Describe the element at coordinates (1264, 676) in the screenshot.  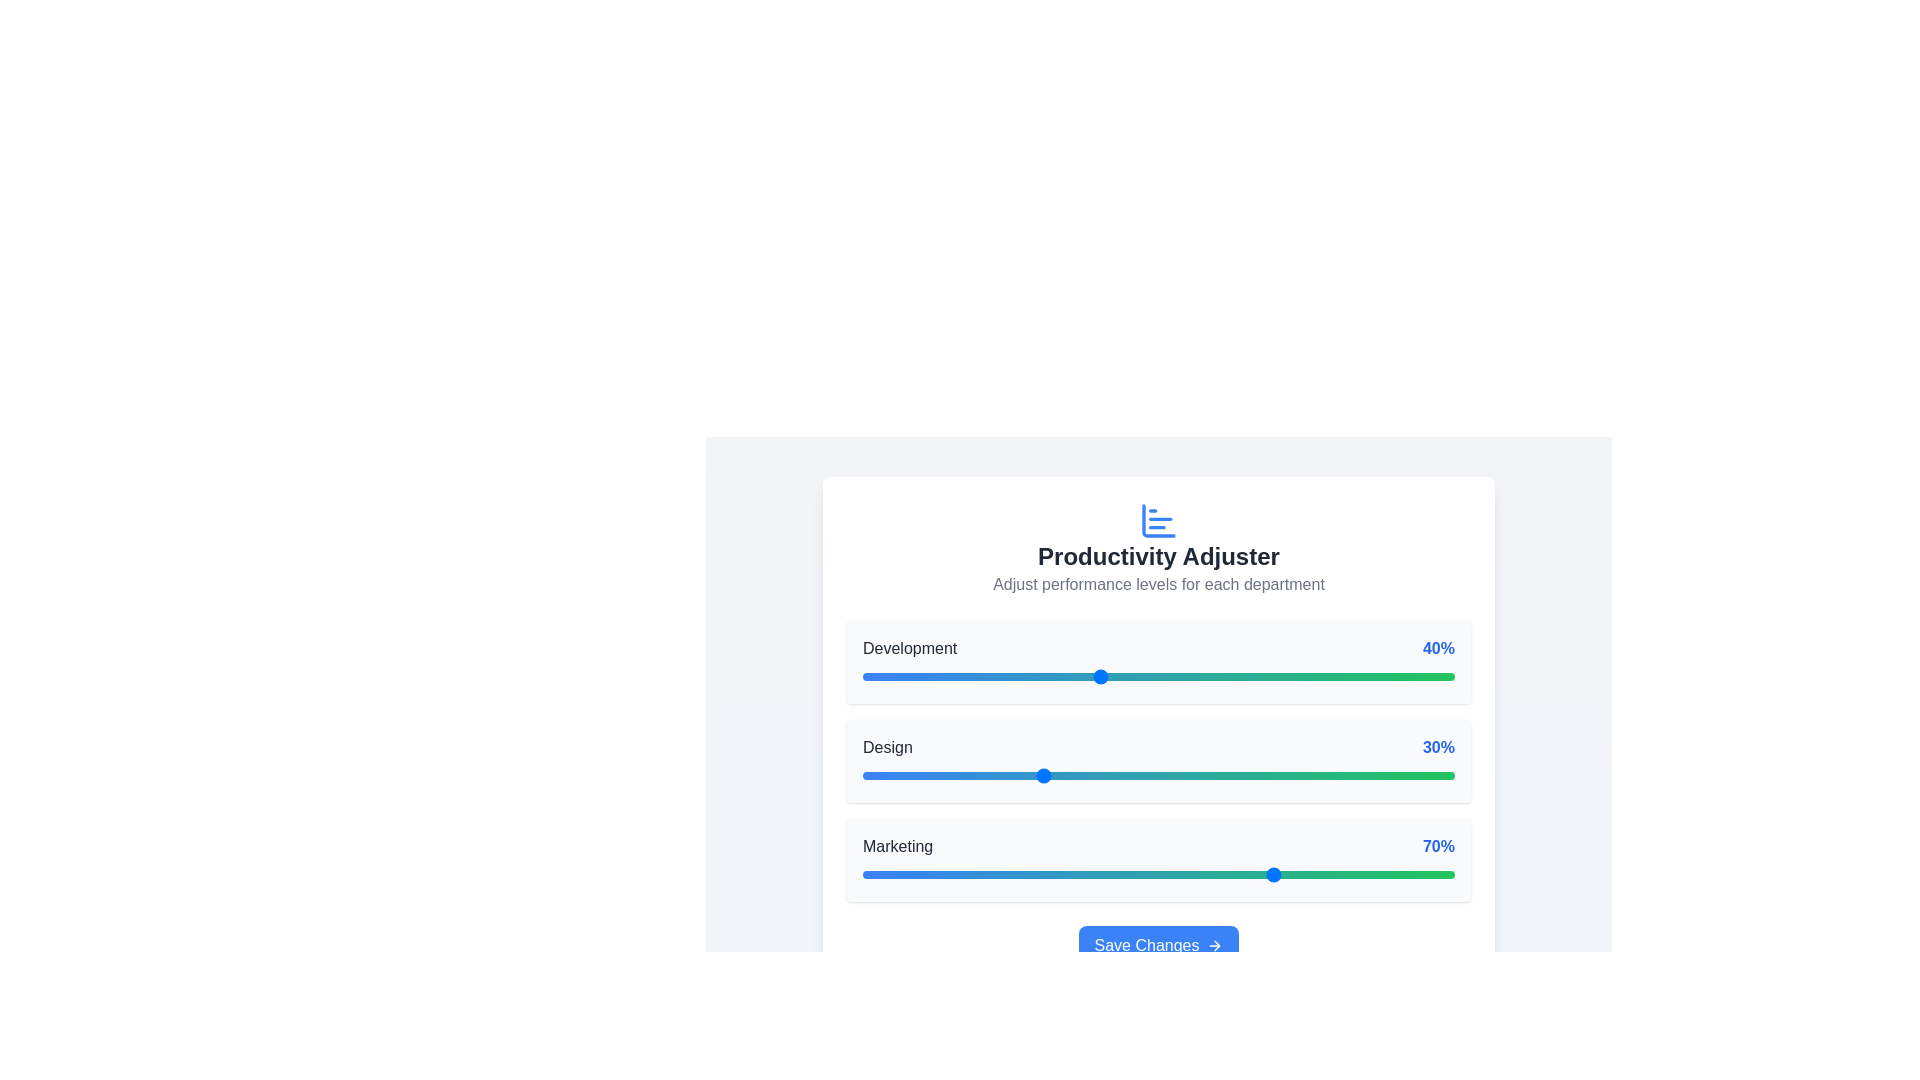
I see `the slider value` at that location.